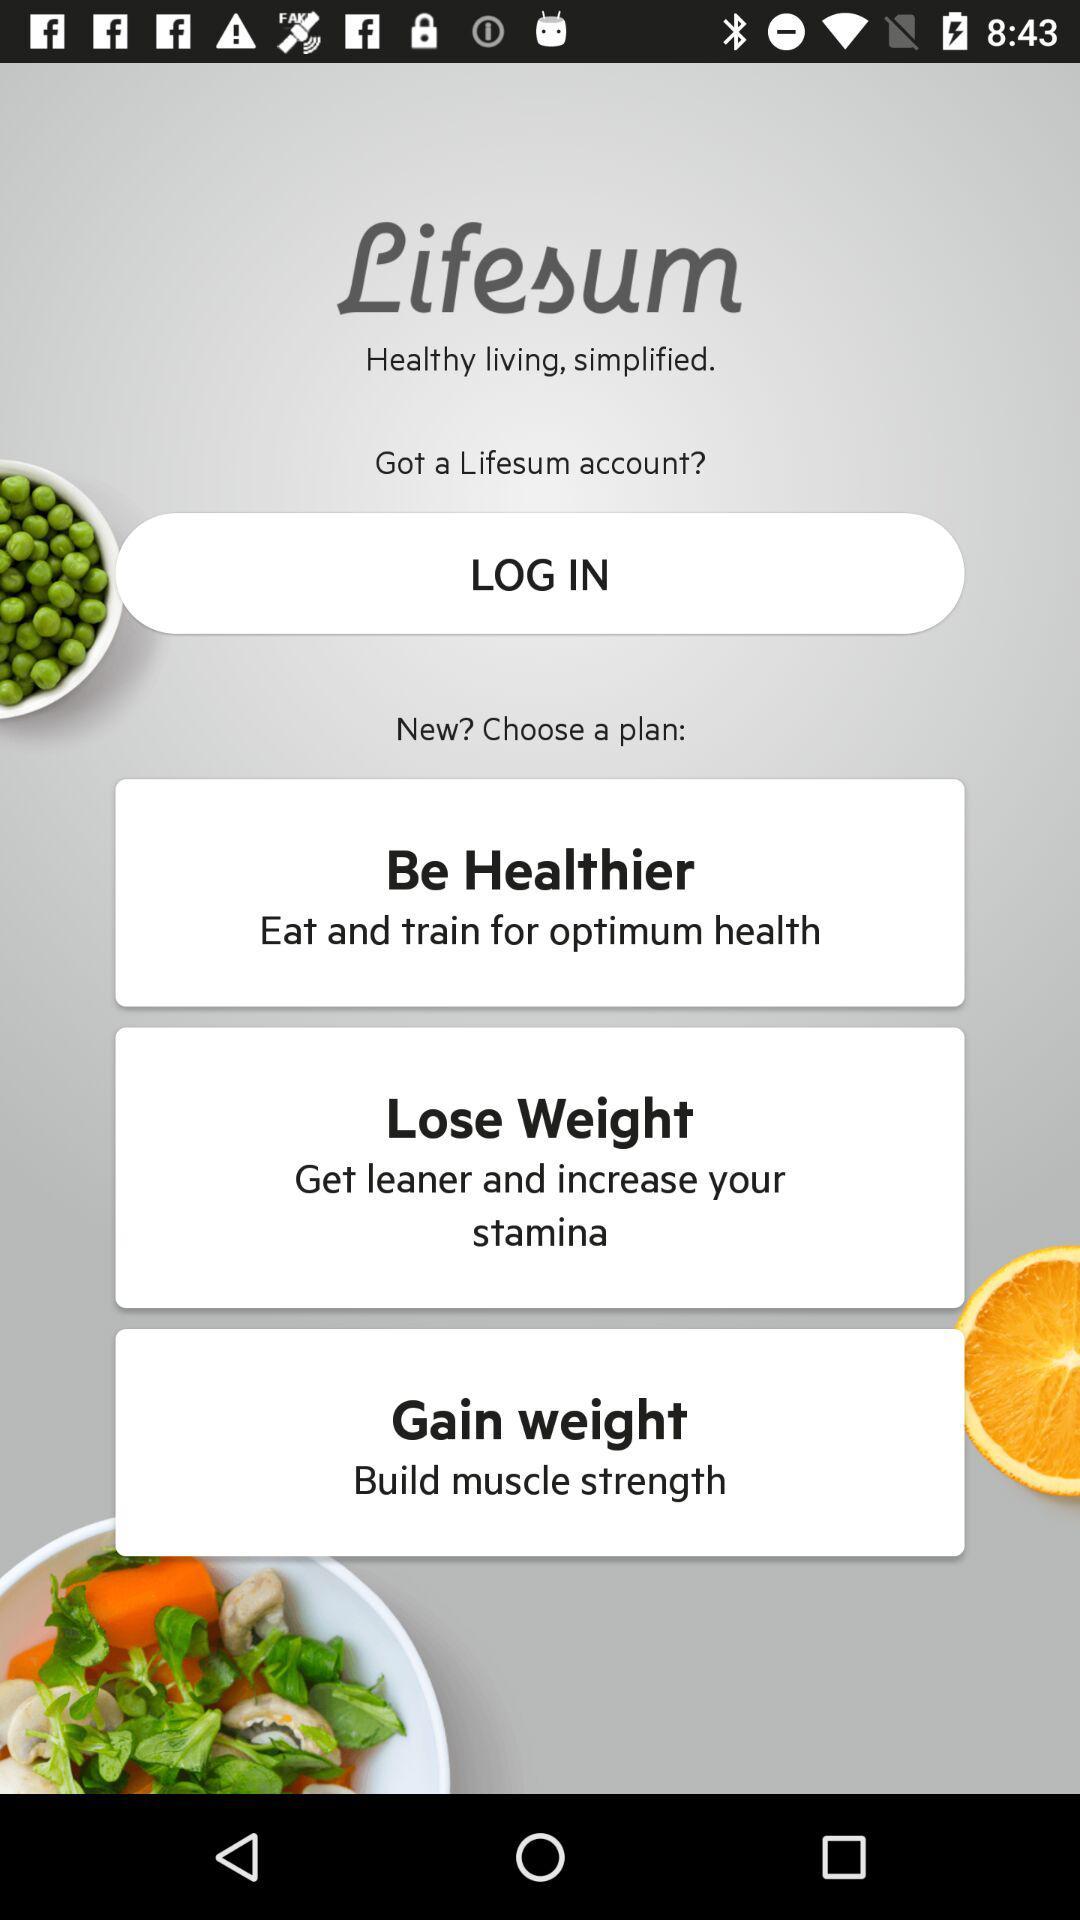 This screenshot has width=1080, height=1920. What do you see at coordinates (540, 572) in the screenshot?
I see `the log in icon` at bounding box center [540, 572].